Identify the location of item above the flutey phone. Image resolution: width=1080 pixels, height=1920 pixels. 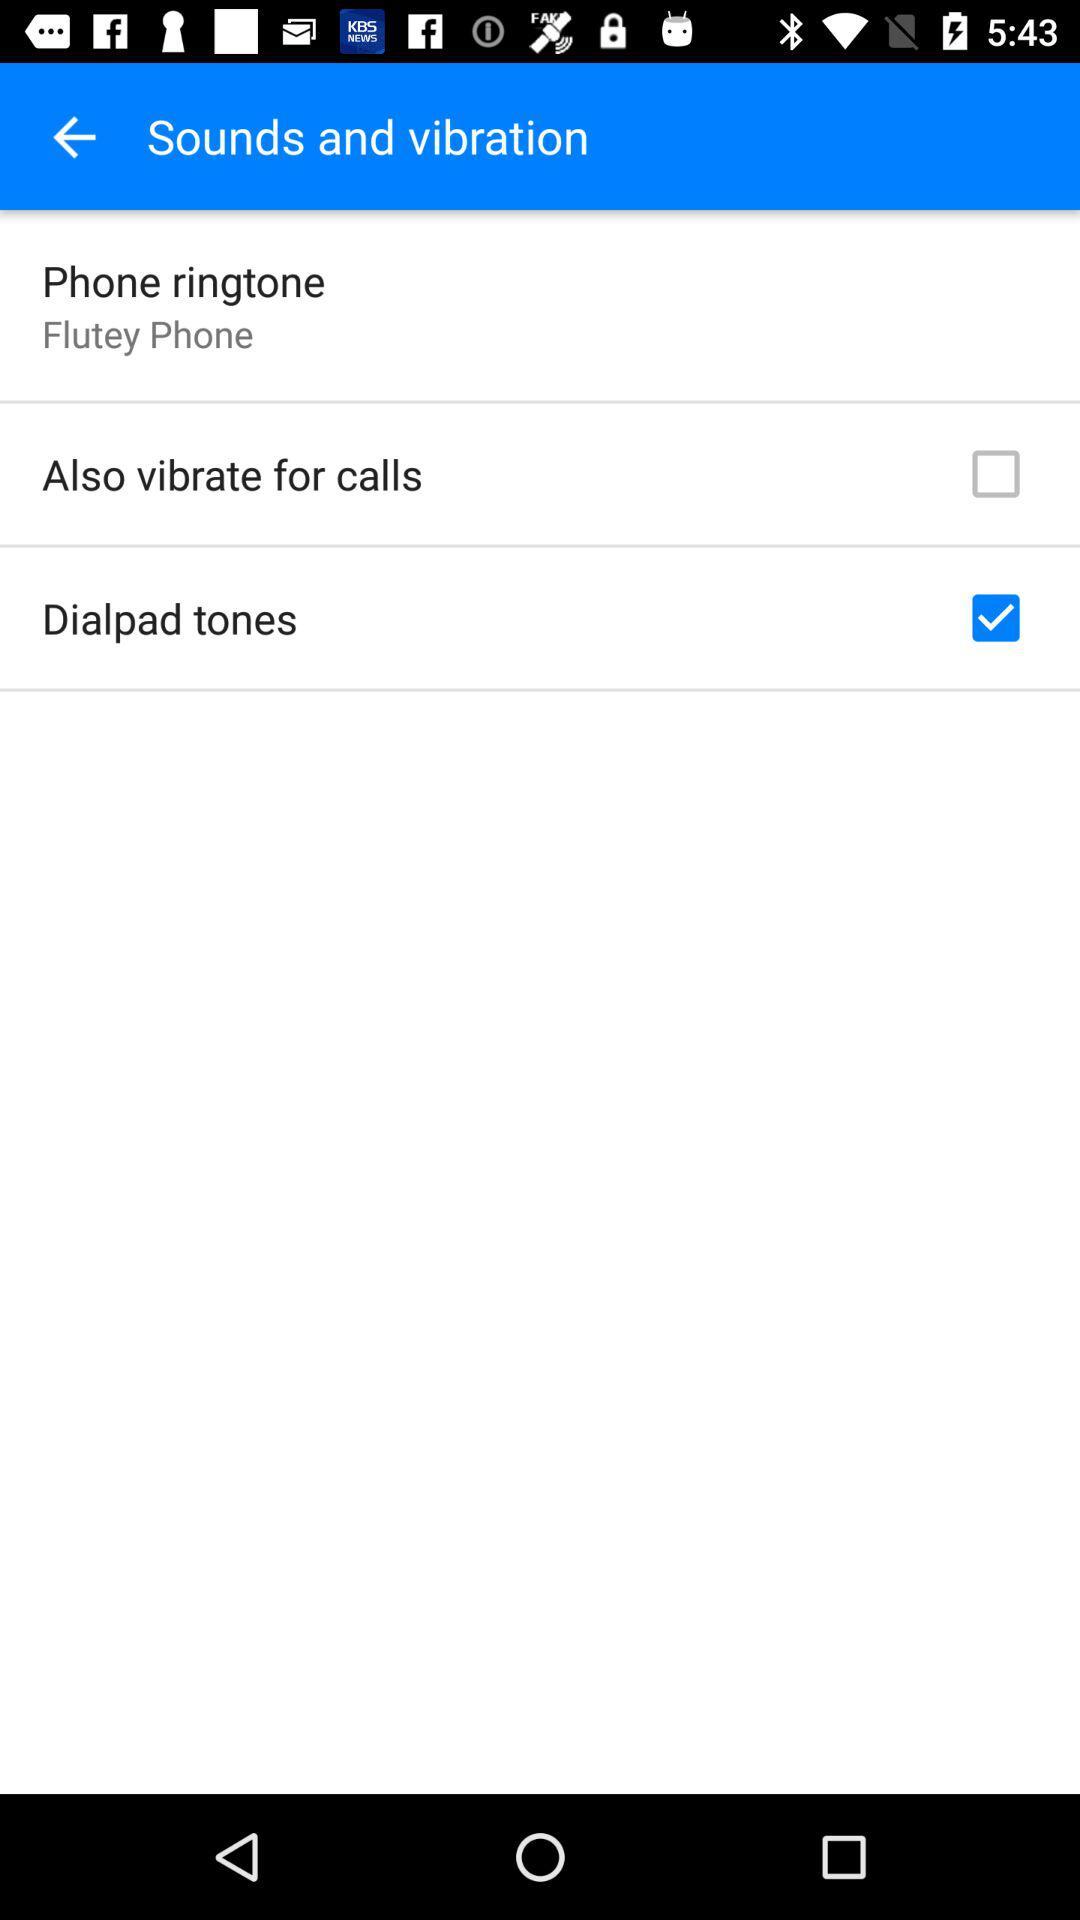
(183, 279).